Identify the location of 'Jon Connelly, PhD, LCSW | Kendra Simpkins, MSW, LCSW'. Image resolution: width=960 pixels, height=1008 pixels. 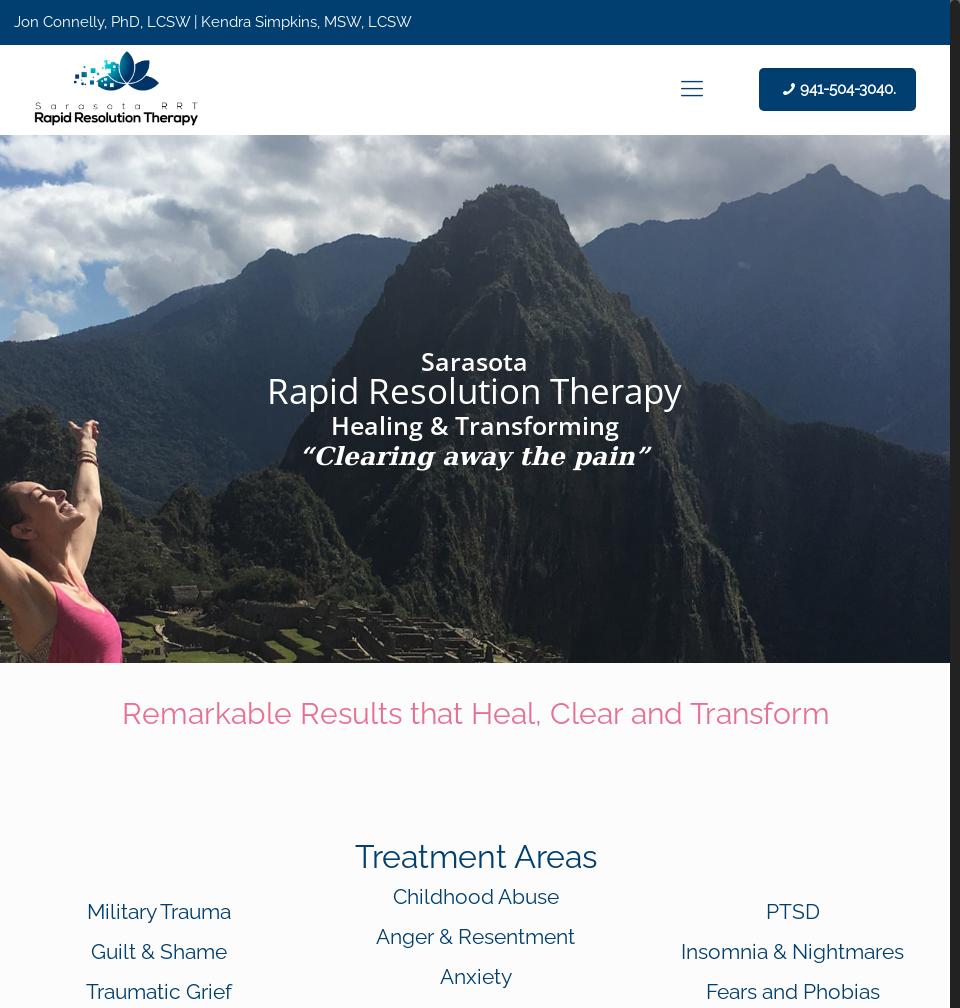
(213, 21).